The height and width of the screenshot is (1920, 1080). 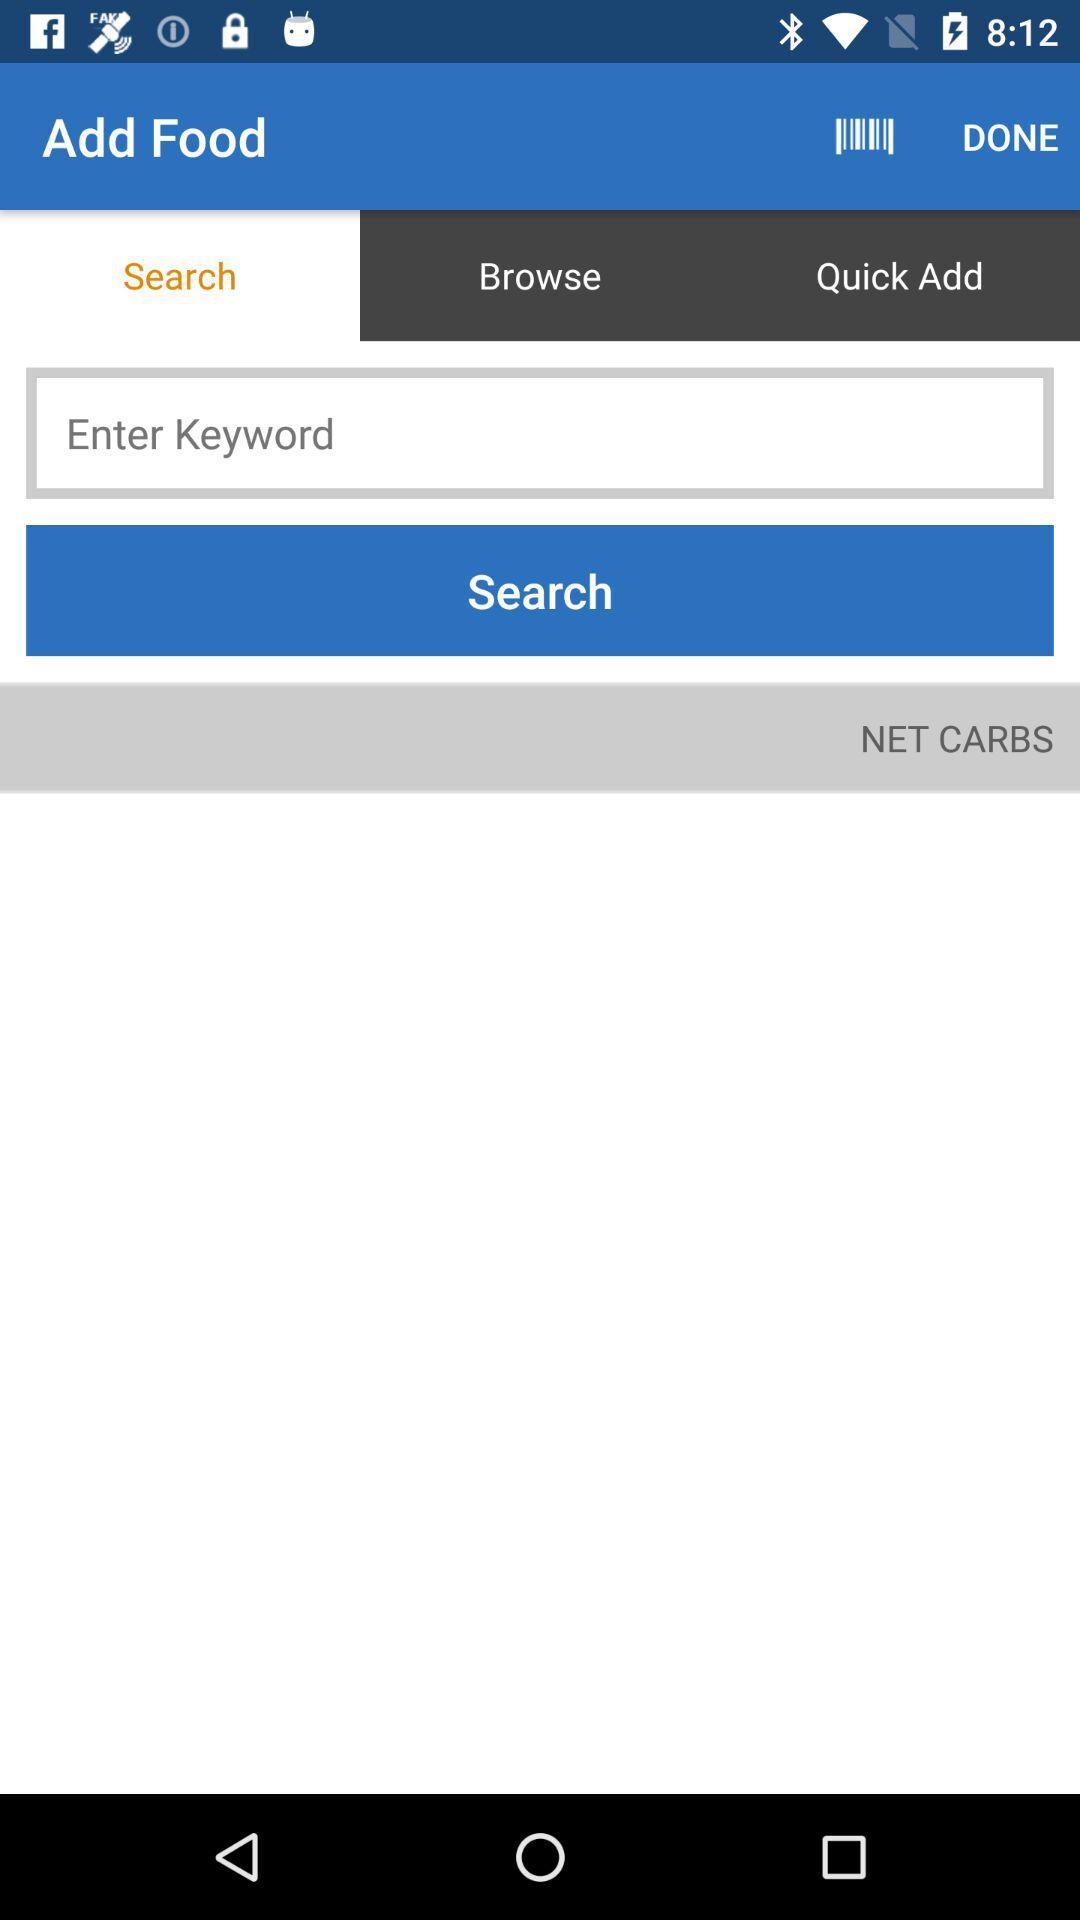 What do you see at coordinates (540, 432) in the screenshot?
I see `search keyword` at bounding box center [540, 432].